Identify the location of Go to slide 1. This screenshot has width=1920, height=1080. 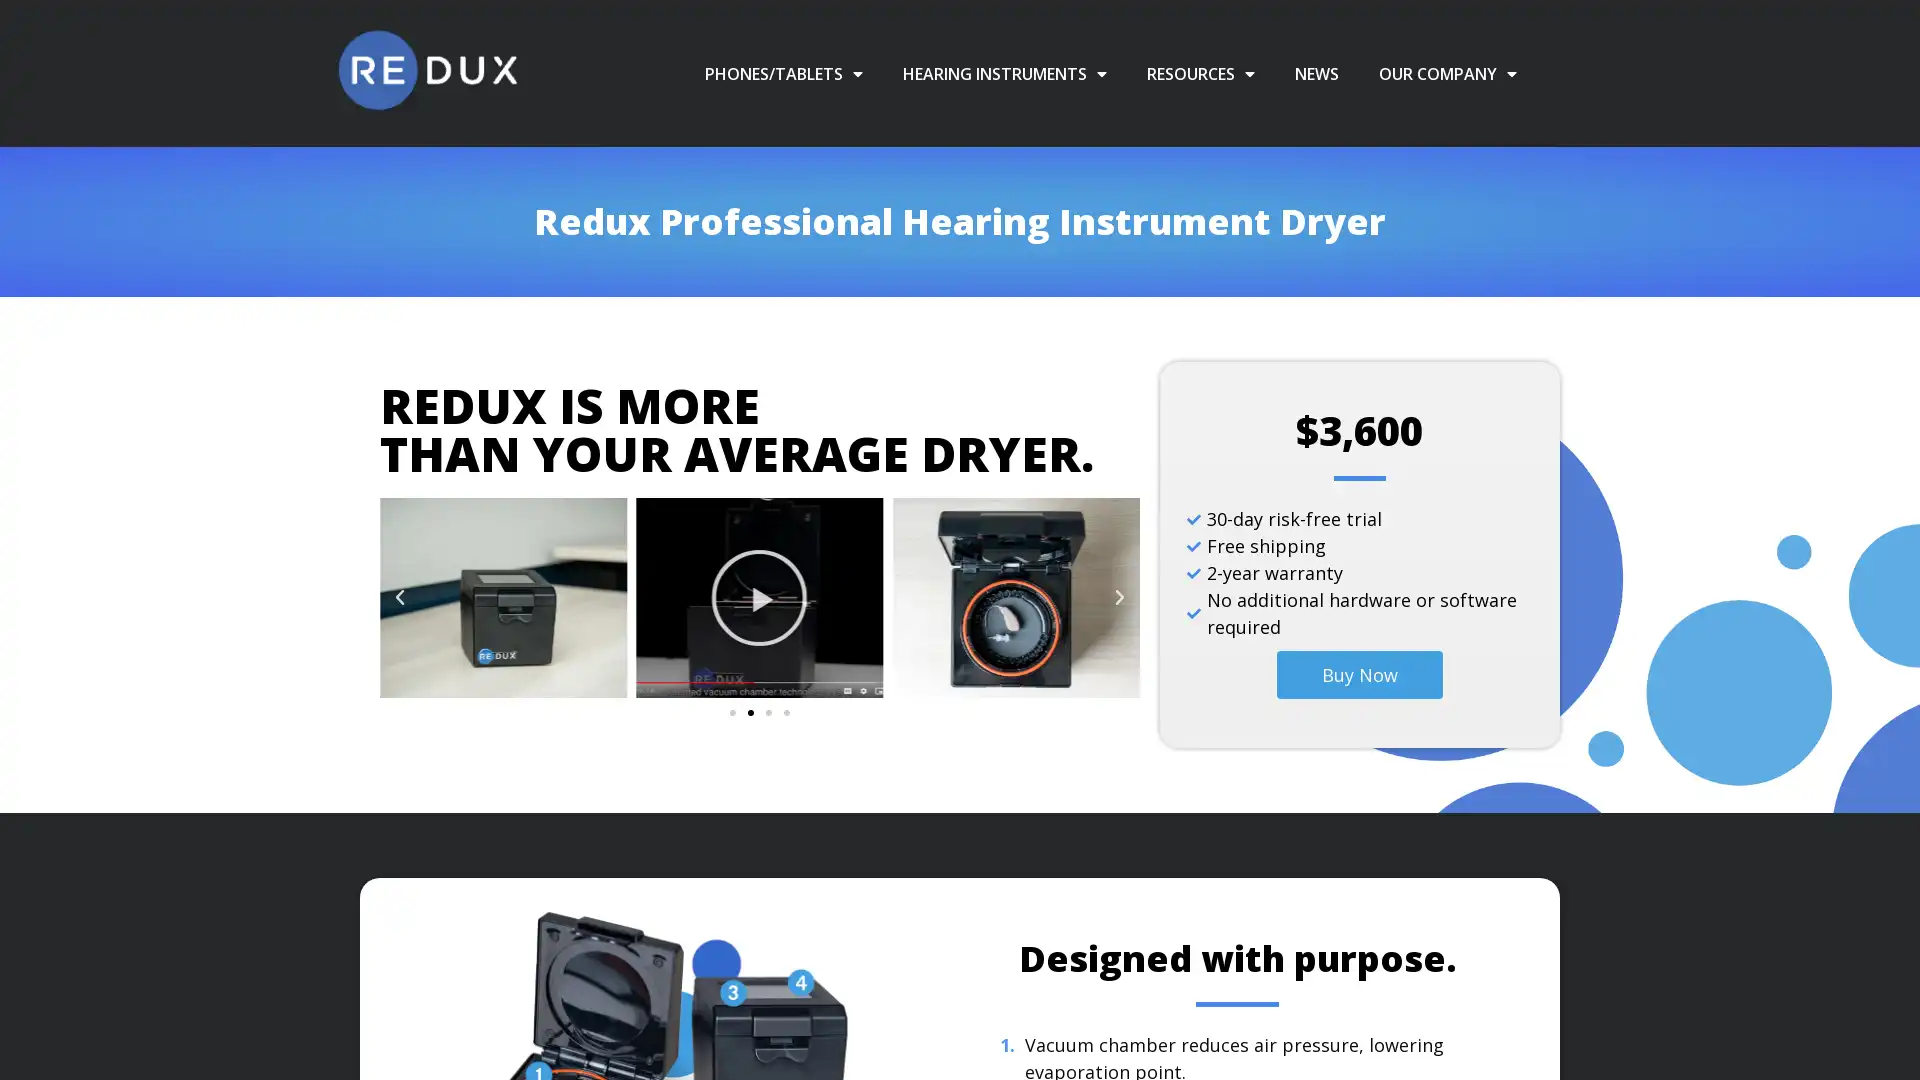
(730, 712).